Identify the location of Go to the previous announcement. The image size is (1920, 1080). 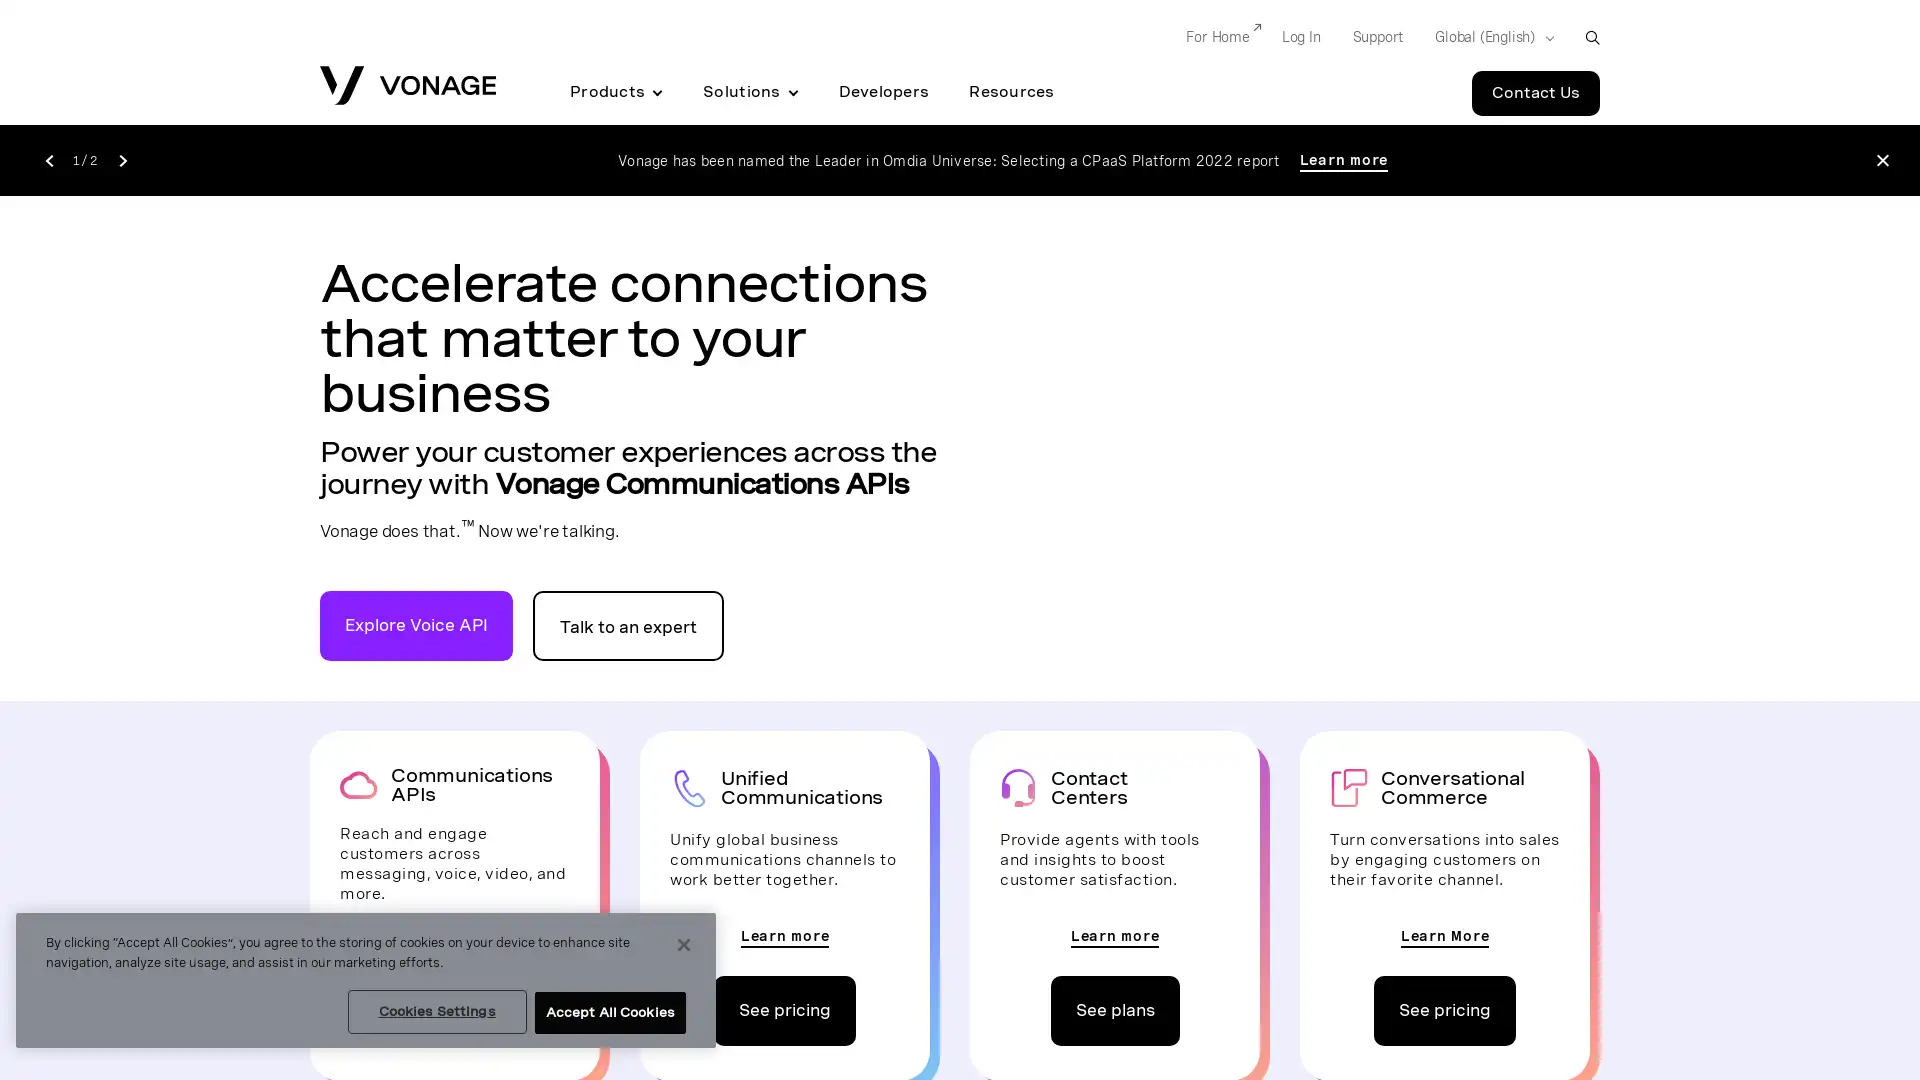
(48, 158).